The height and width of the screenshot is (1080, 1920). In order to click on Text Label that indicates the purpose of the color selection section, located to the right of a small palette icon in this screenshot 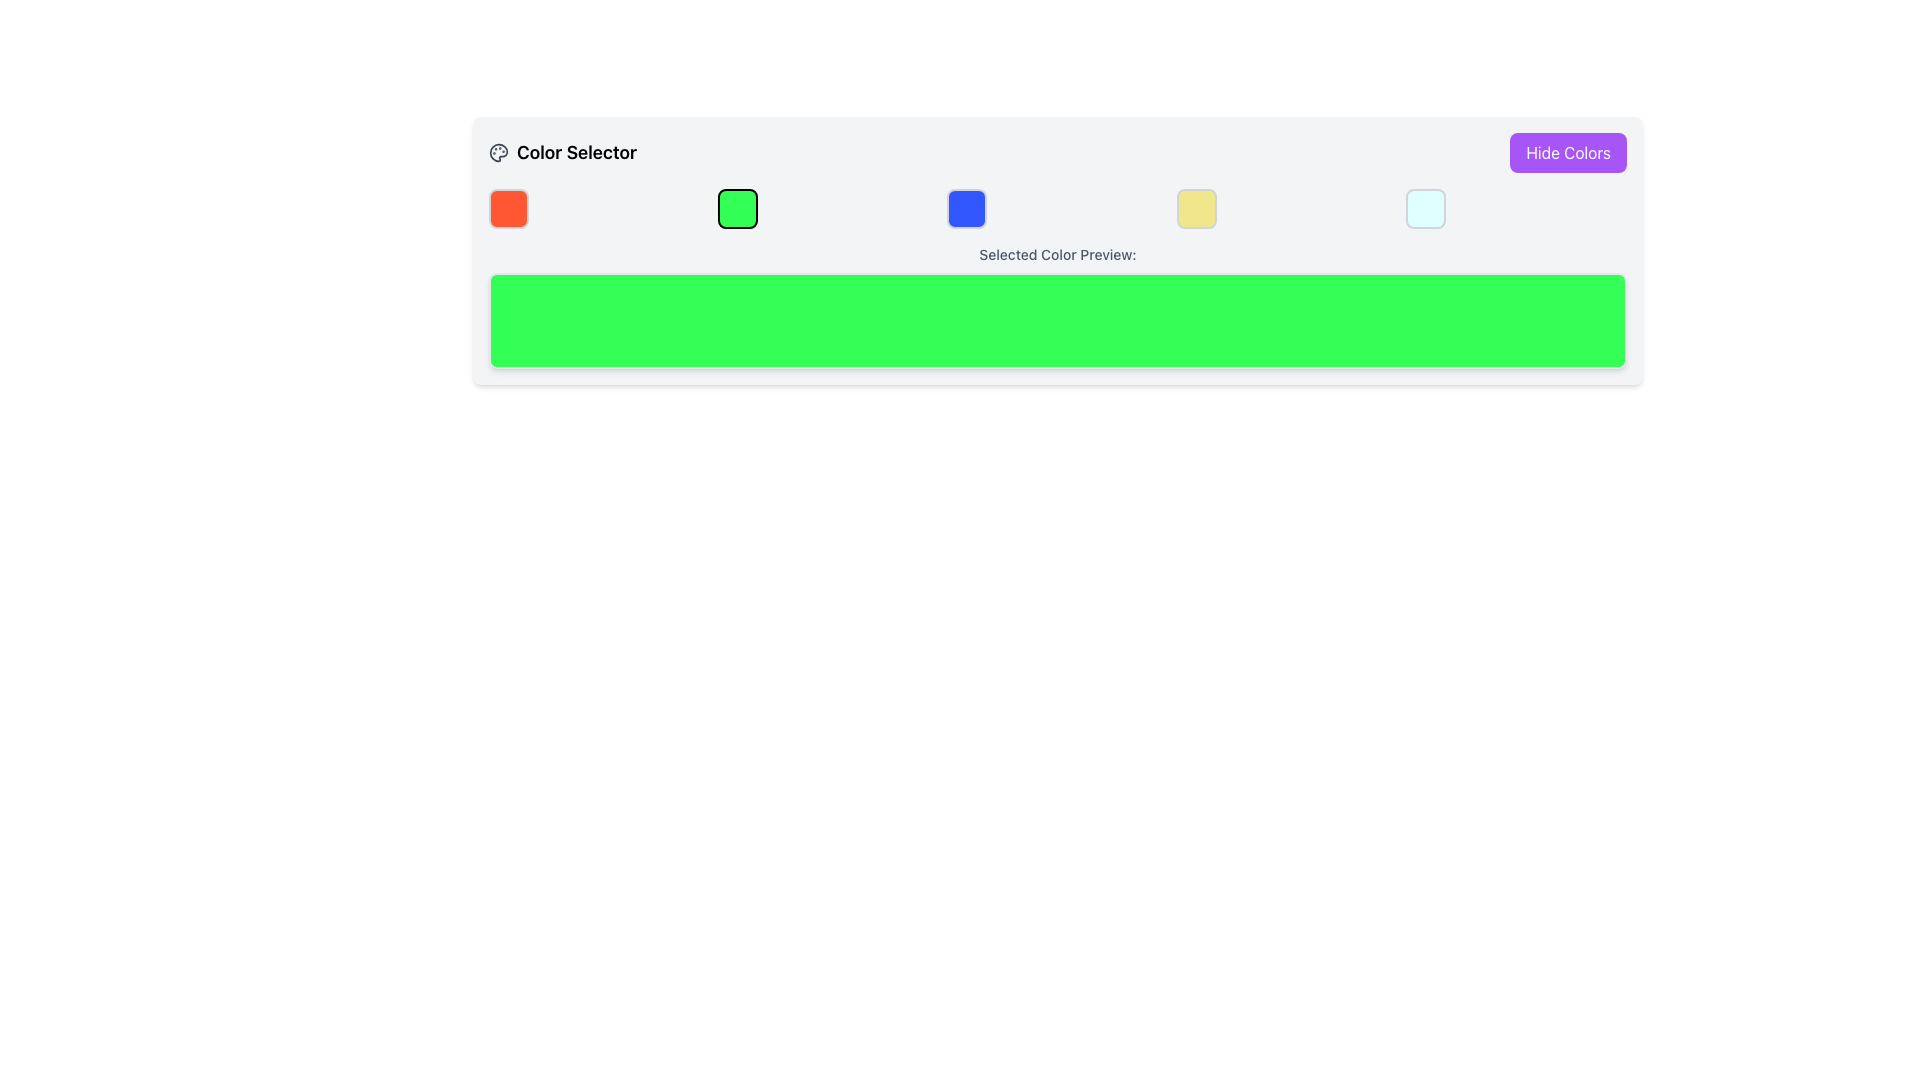, I will do `click(575, 152)`.